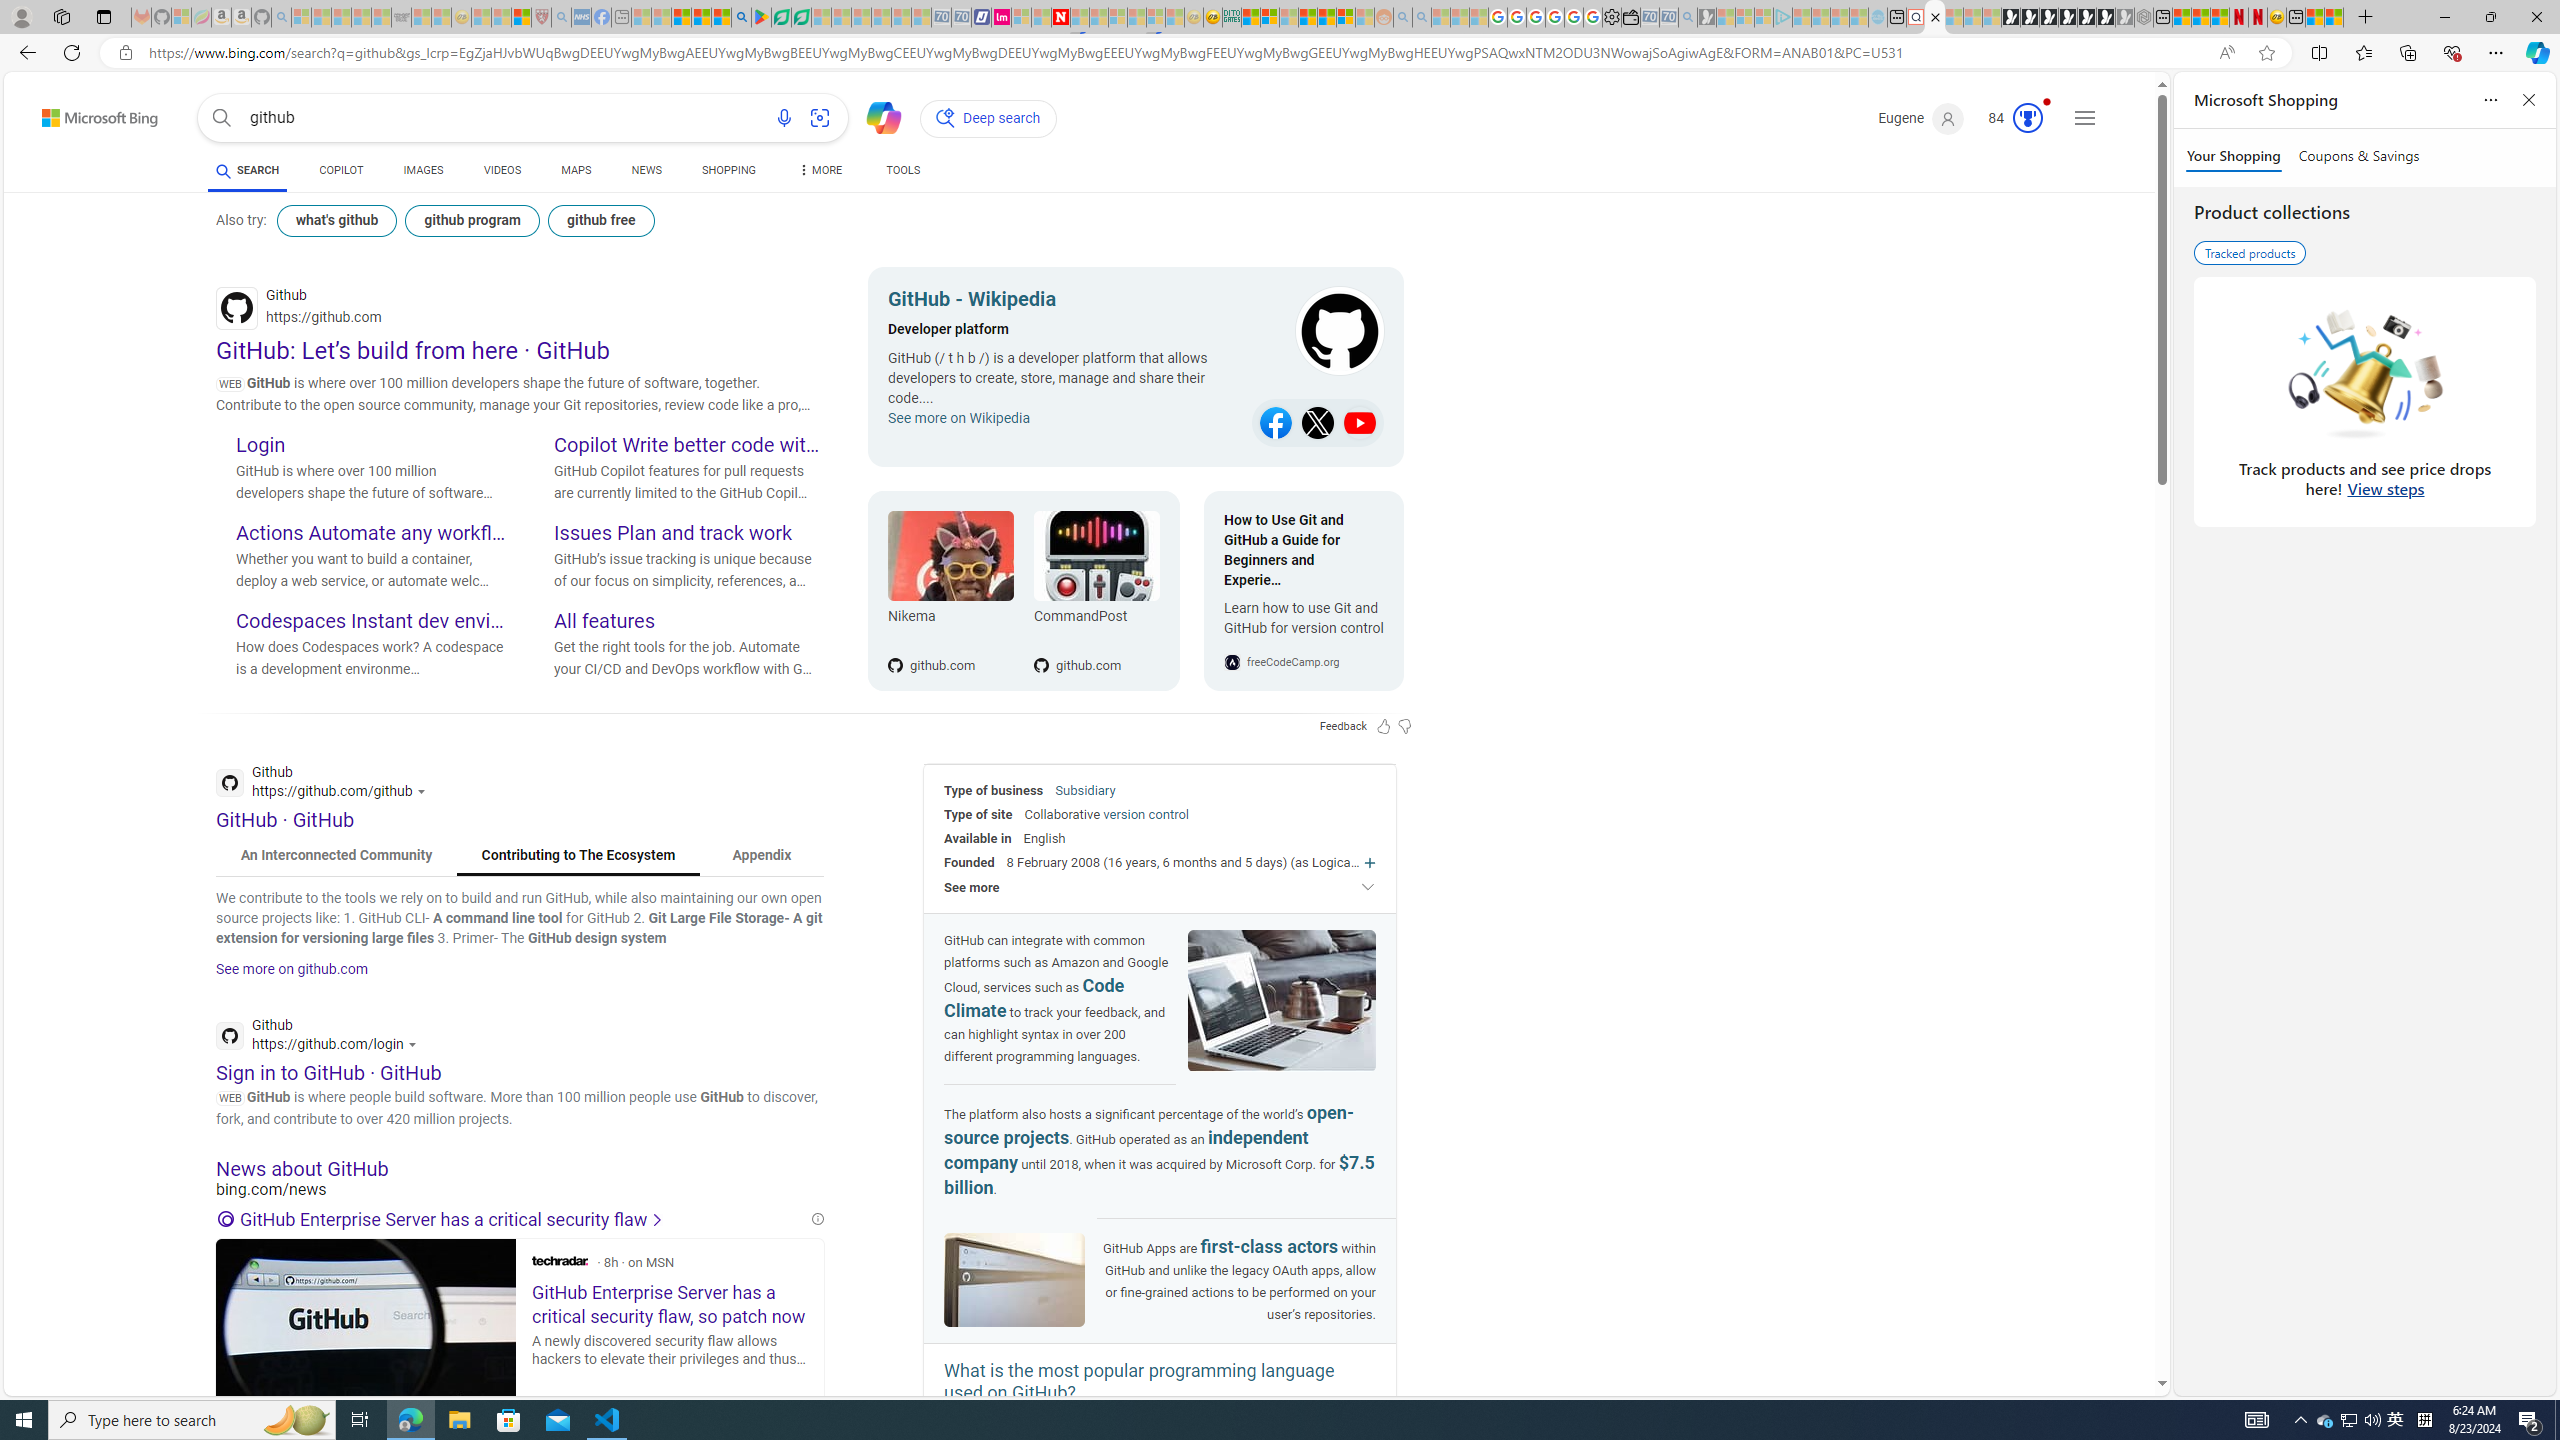  Describe the element at coordinates (221, 118) in the screenshot. I see `'Search button'` at that location.